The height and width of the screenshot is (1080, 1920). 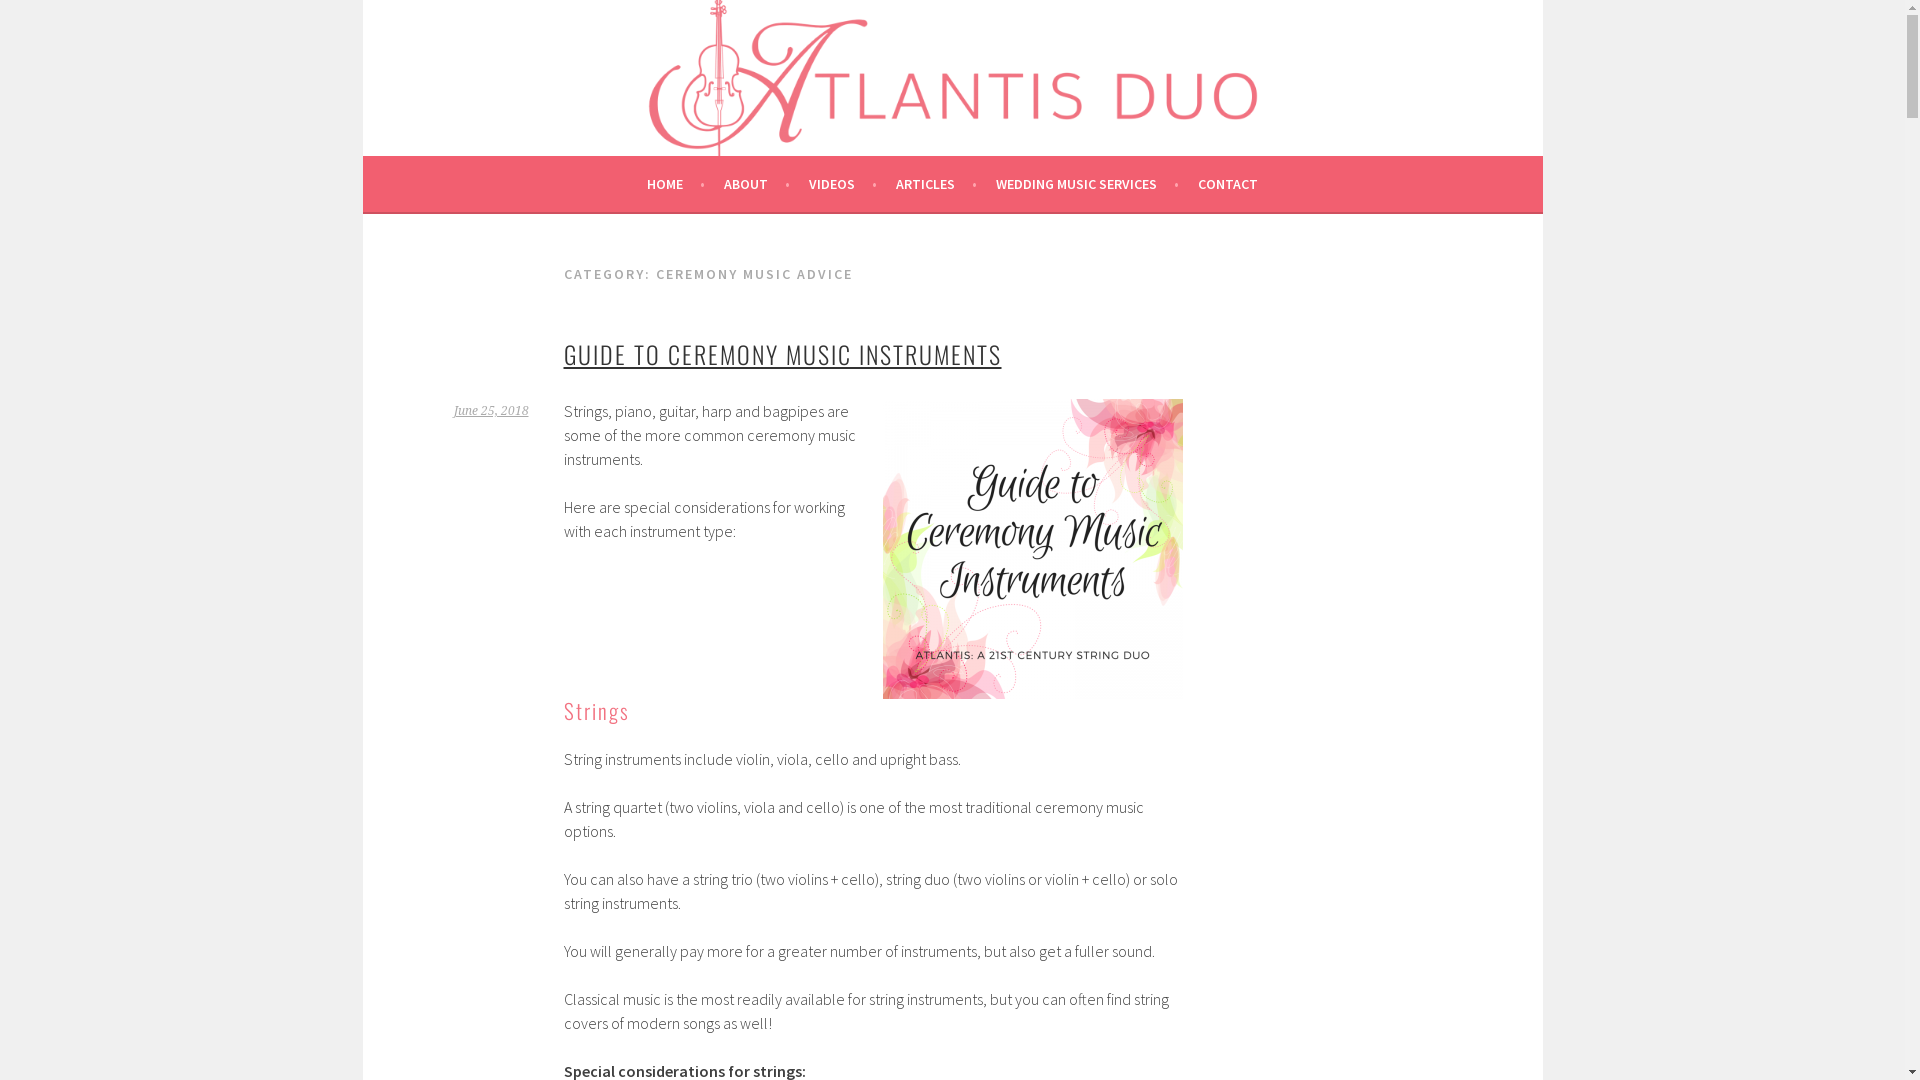 What do you see at coordinates (521, 70) in the screenshot?
I see `'ATLANTIS DUO'` at bounding box center [521, 70].